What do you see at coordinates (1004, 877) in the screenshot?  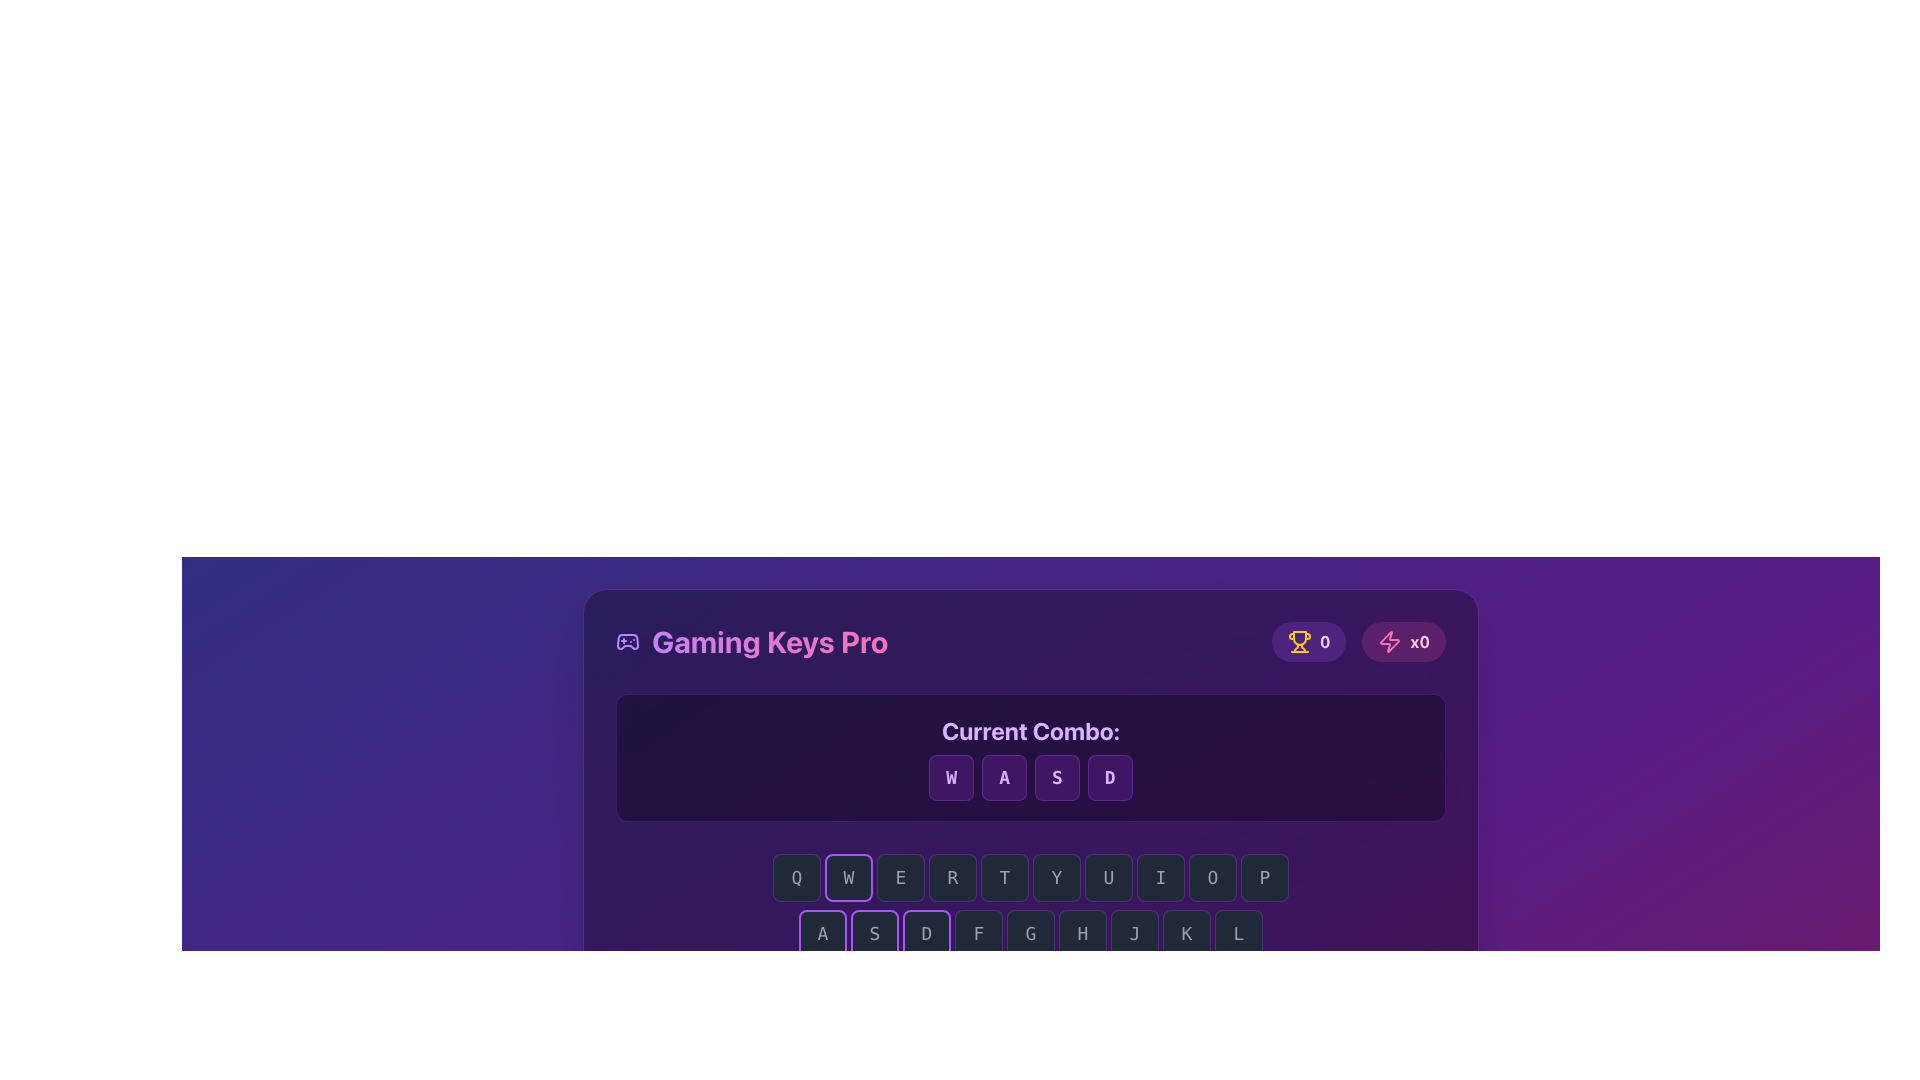 I see `the square button with rounded corners, dark-gray background, thin purple border, and the letter 'T' centered in light-gray color, located near the bottom of the interface` at bounding box center [1004, 877].